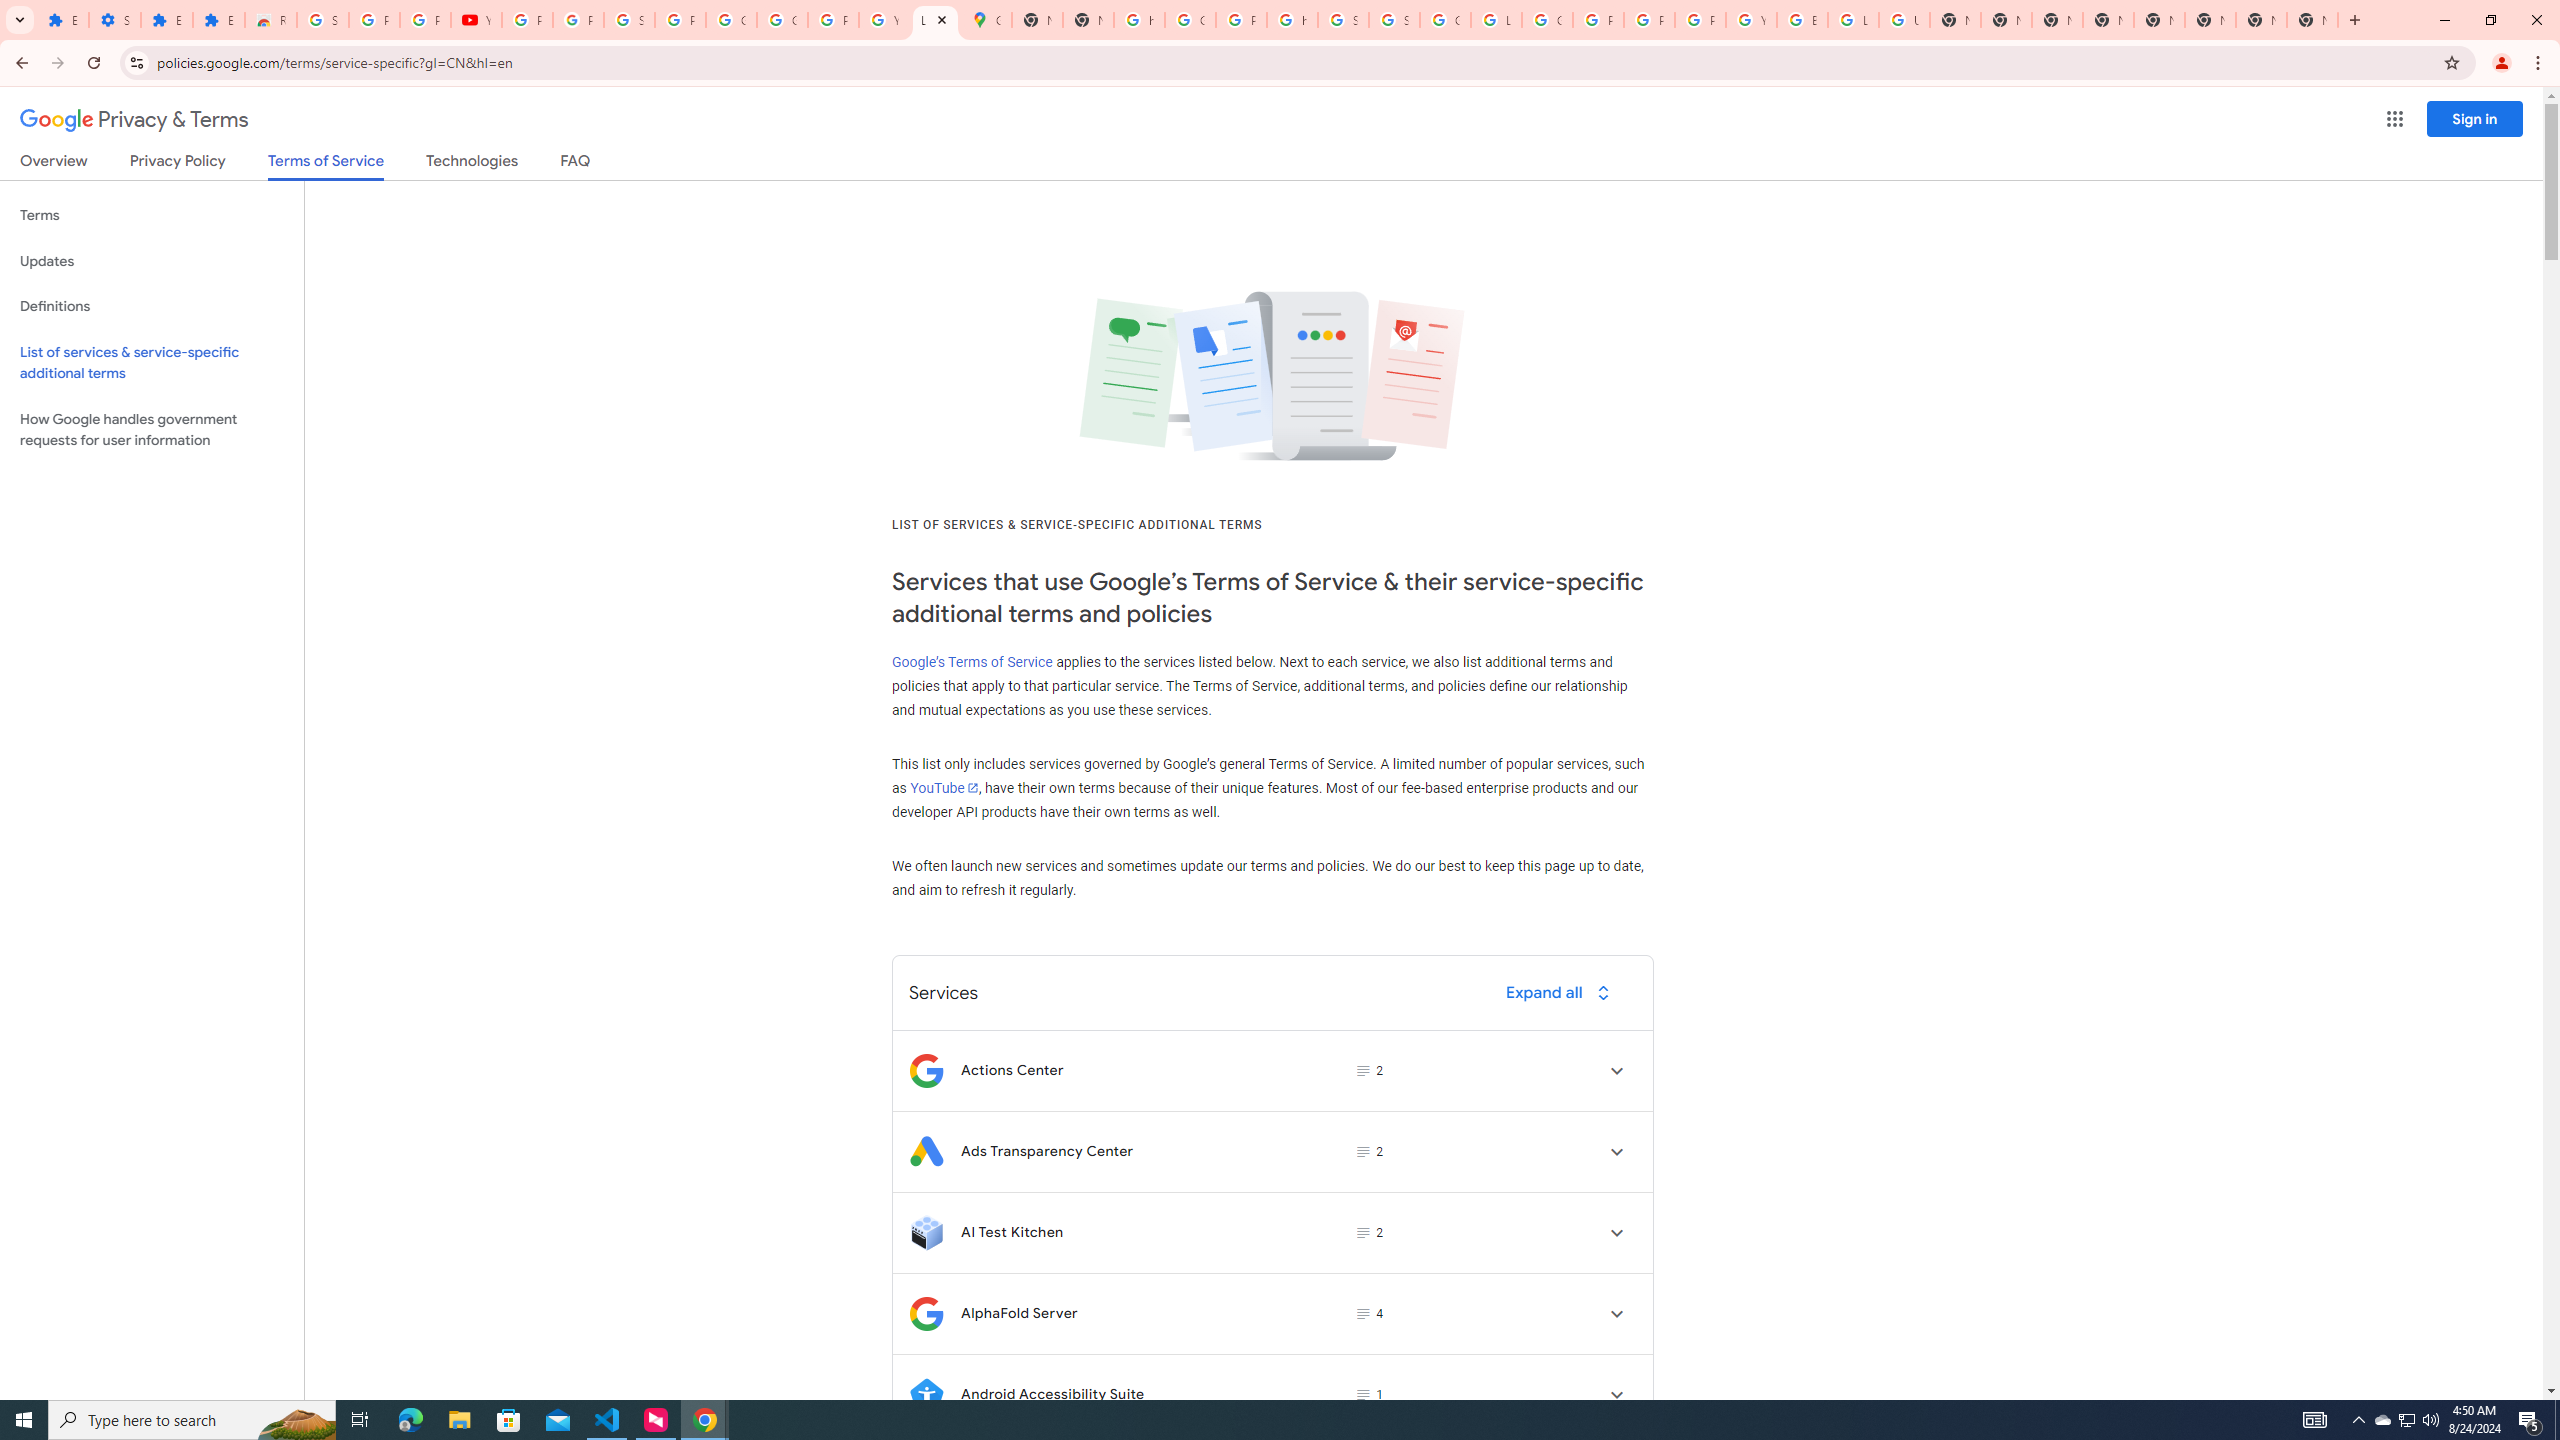  What do you see at coordinates (925, 1150) in the screenshot?
I see `'Logo for Ads Transparency Center'` at bounding box center [925, 1150].